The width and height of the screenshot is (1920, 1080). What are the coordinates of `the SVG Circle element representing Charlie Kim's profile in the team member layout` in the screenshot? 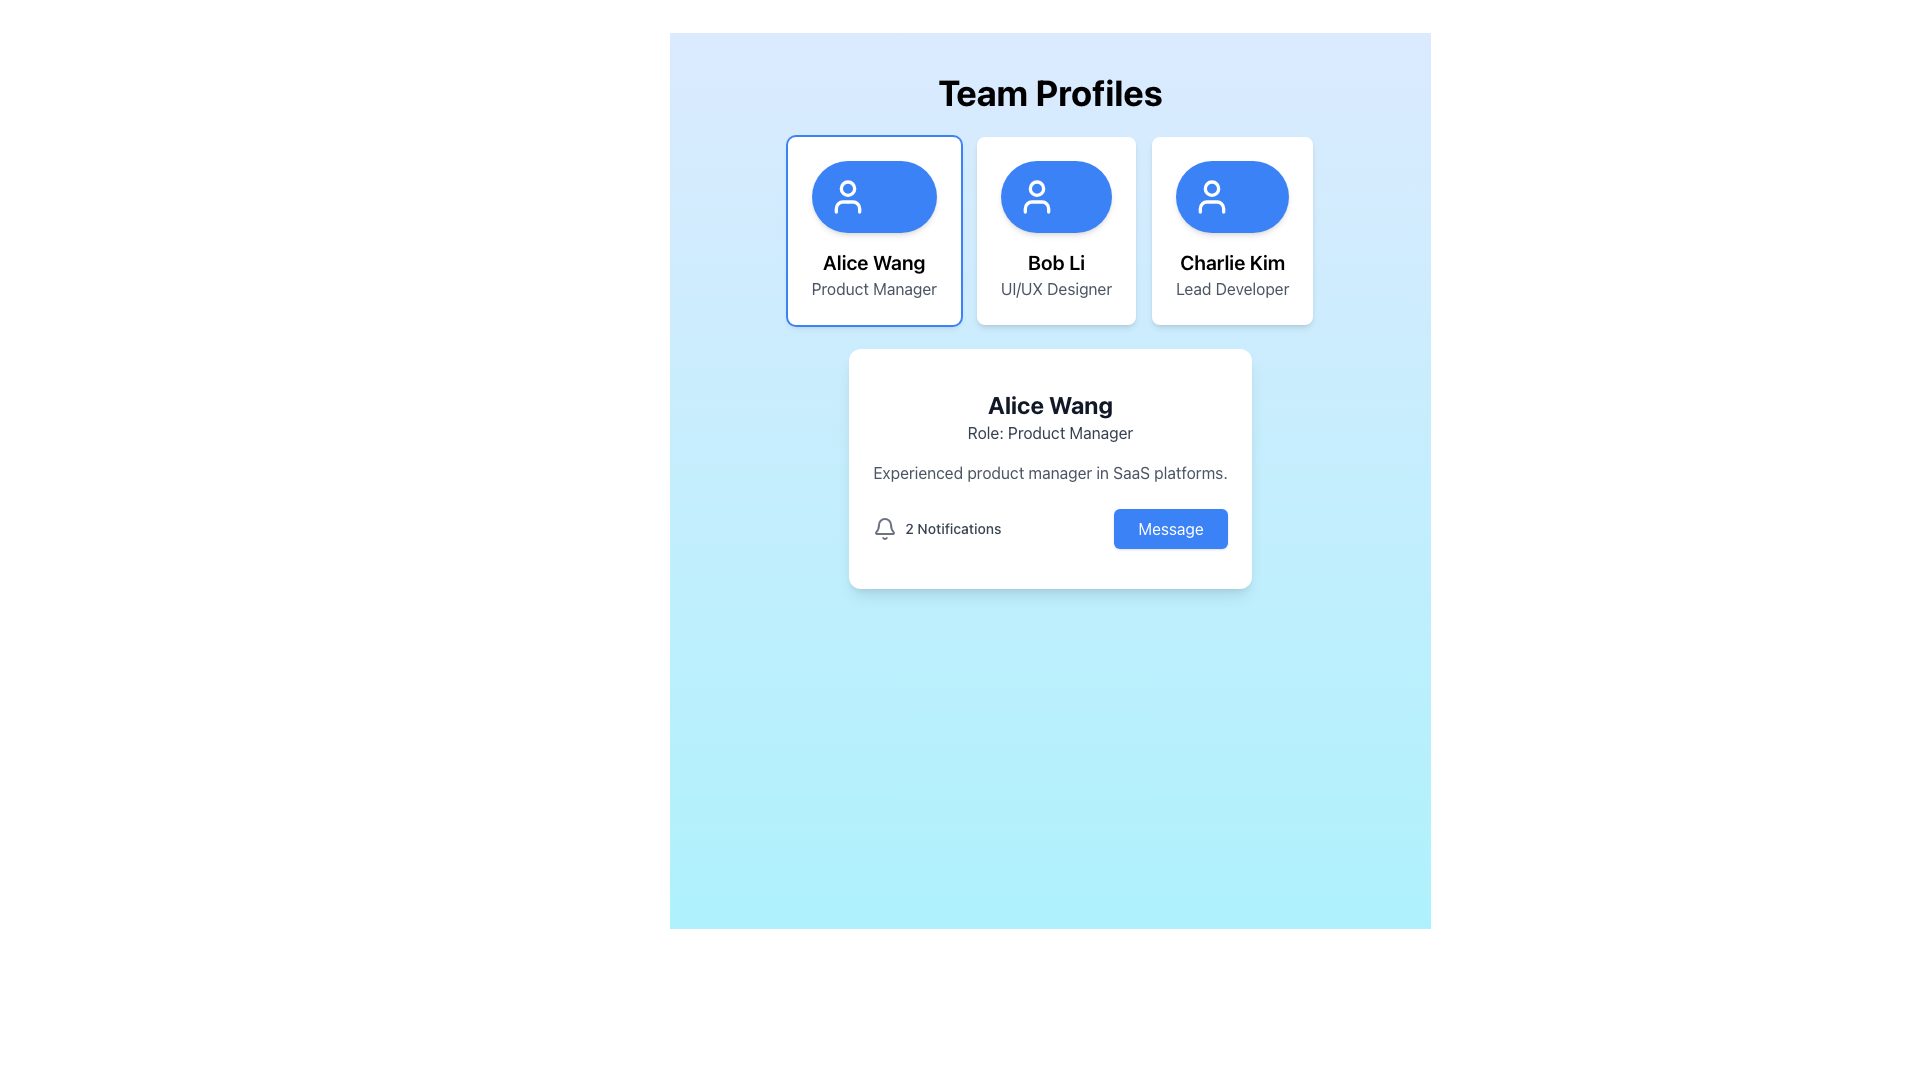 It's located at (1211, 188).